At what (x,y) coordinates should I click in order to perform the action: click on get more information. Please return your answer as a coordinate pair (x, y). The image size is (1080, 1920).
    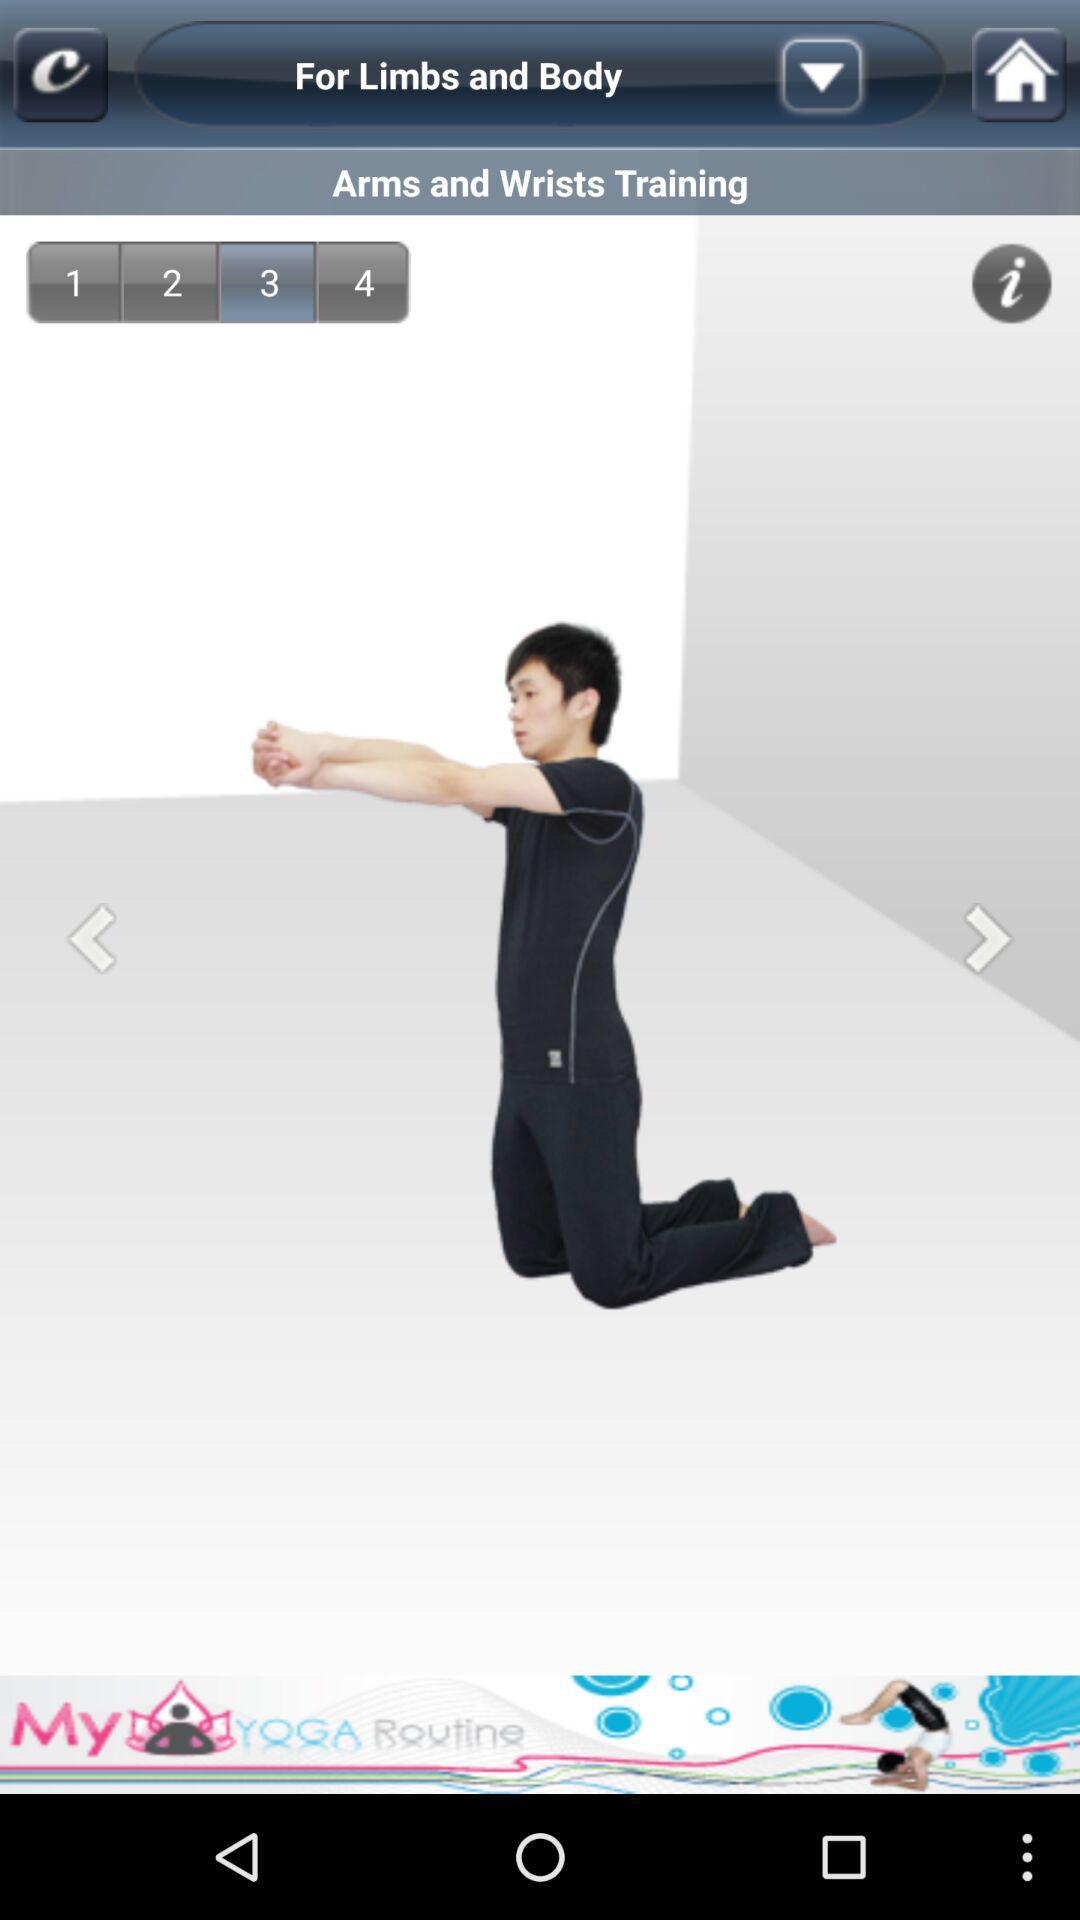
    Looking at the image, I should click on (1011, 282).